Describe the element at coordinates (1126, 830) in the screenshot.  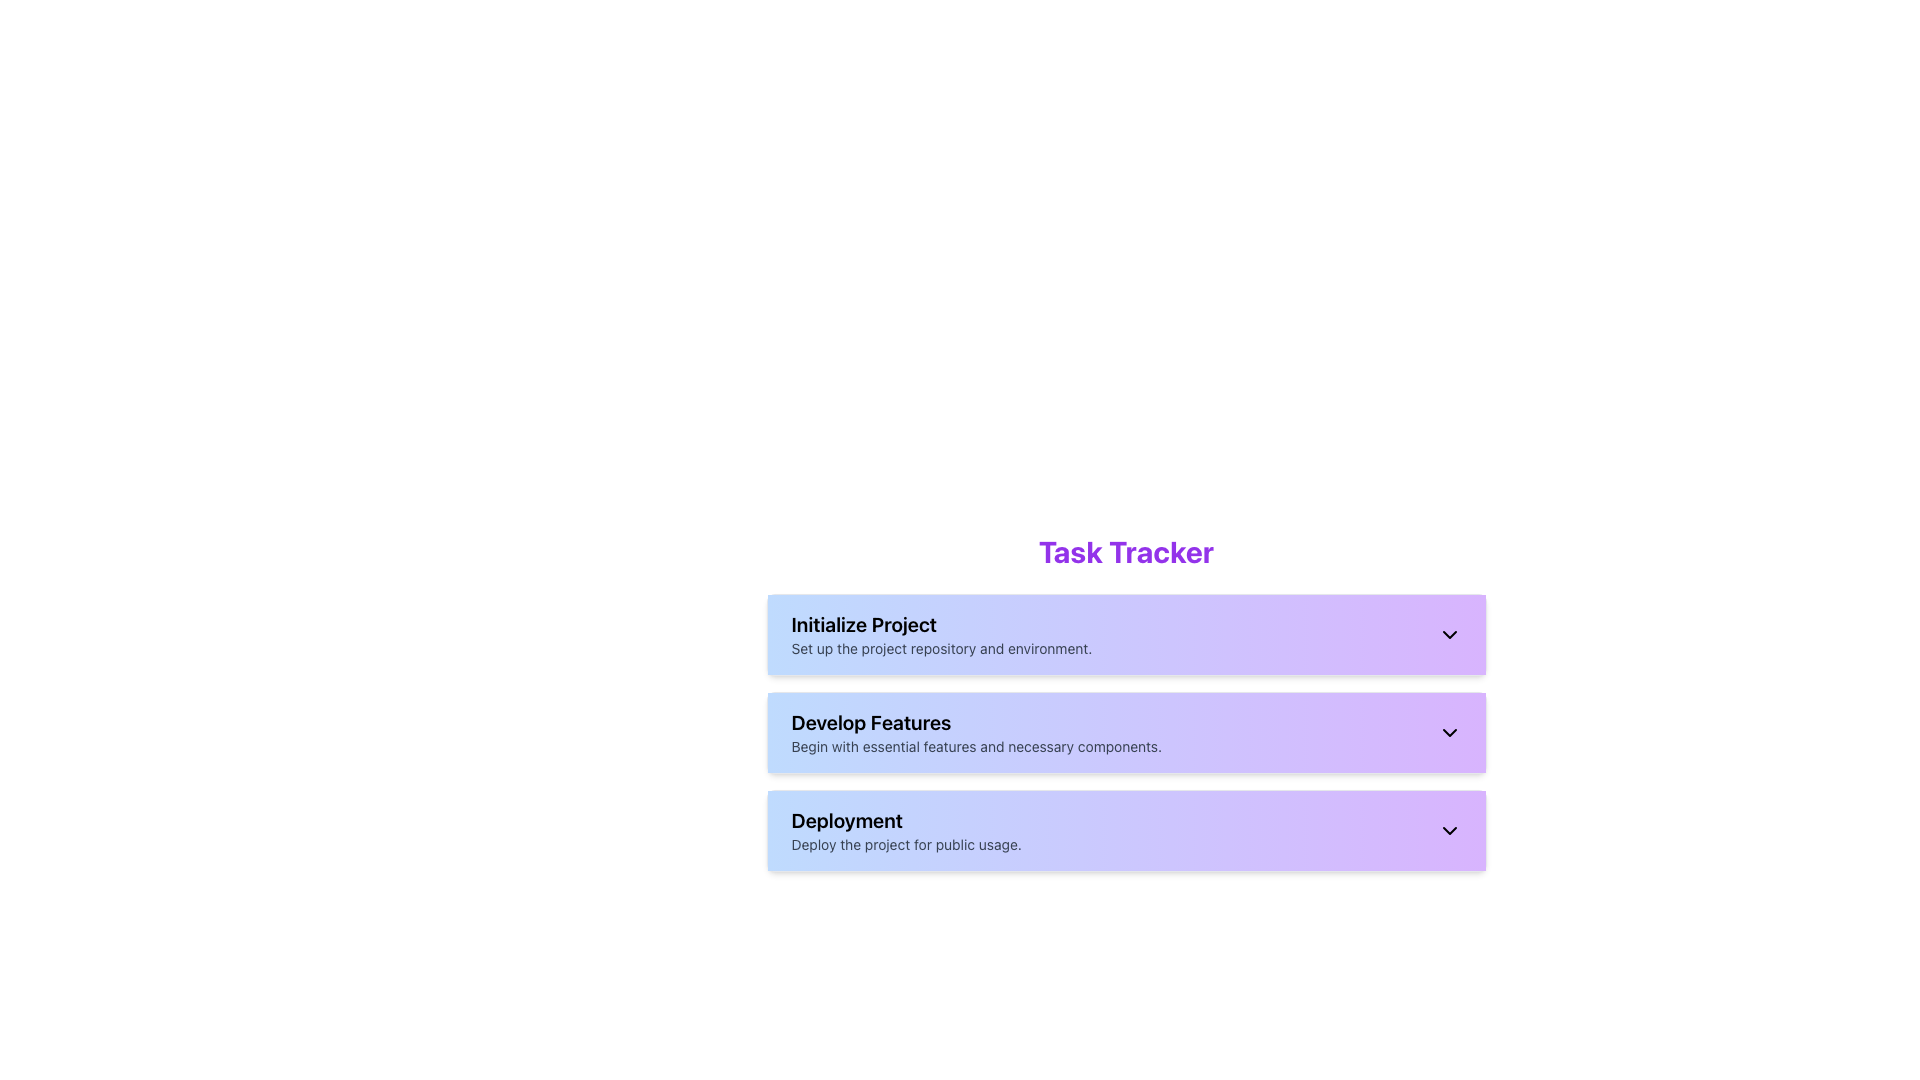
I see `the prominent rectangular button labeled 'Deployment' with a gradient background transitioning from blue to purple to interact with it` at that location.